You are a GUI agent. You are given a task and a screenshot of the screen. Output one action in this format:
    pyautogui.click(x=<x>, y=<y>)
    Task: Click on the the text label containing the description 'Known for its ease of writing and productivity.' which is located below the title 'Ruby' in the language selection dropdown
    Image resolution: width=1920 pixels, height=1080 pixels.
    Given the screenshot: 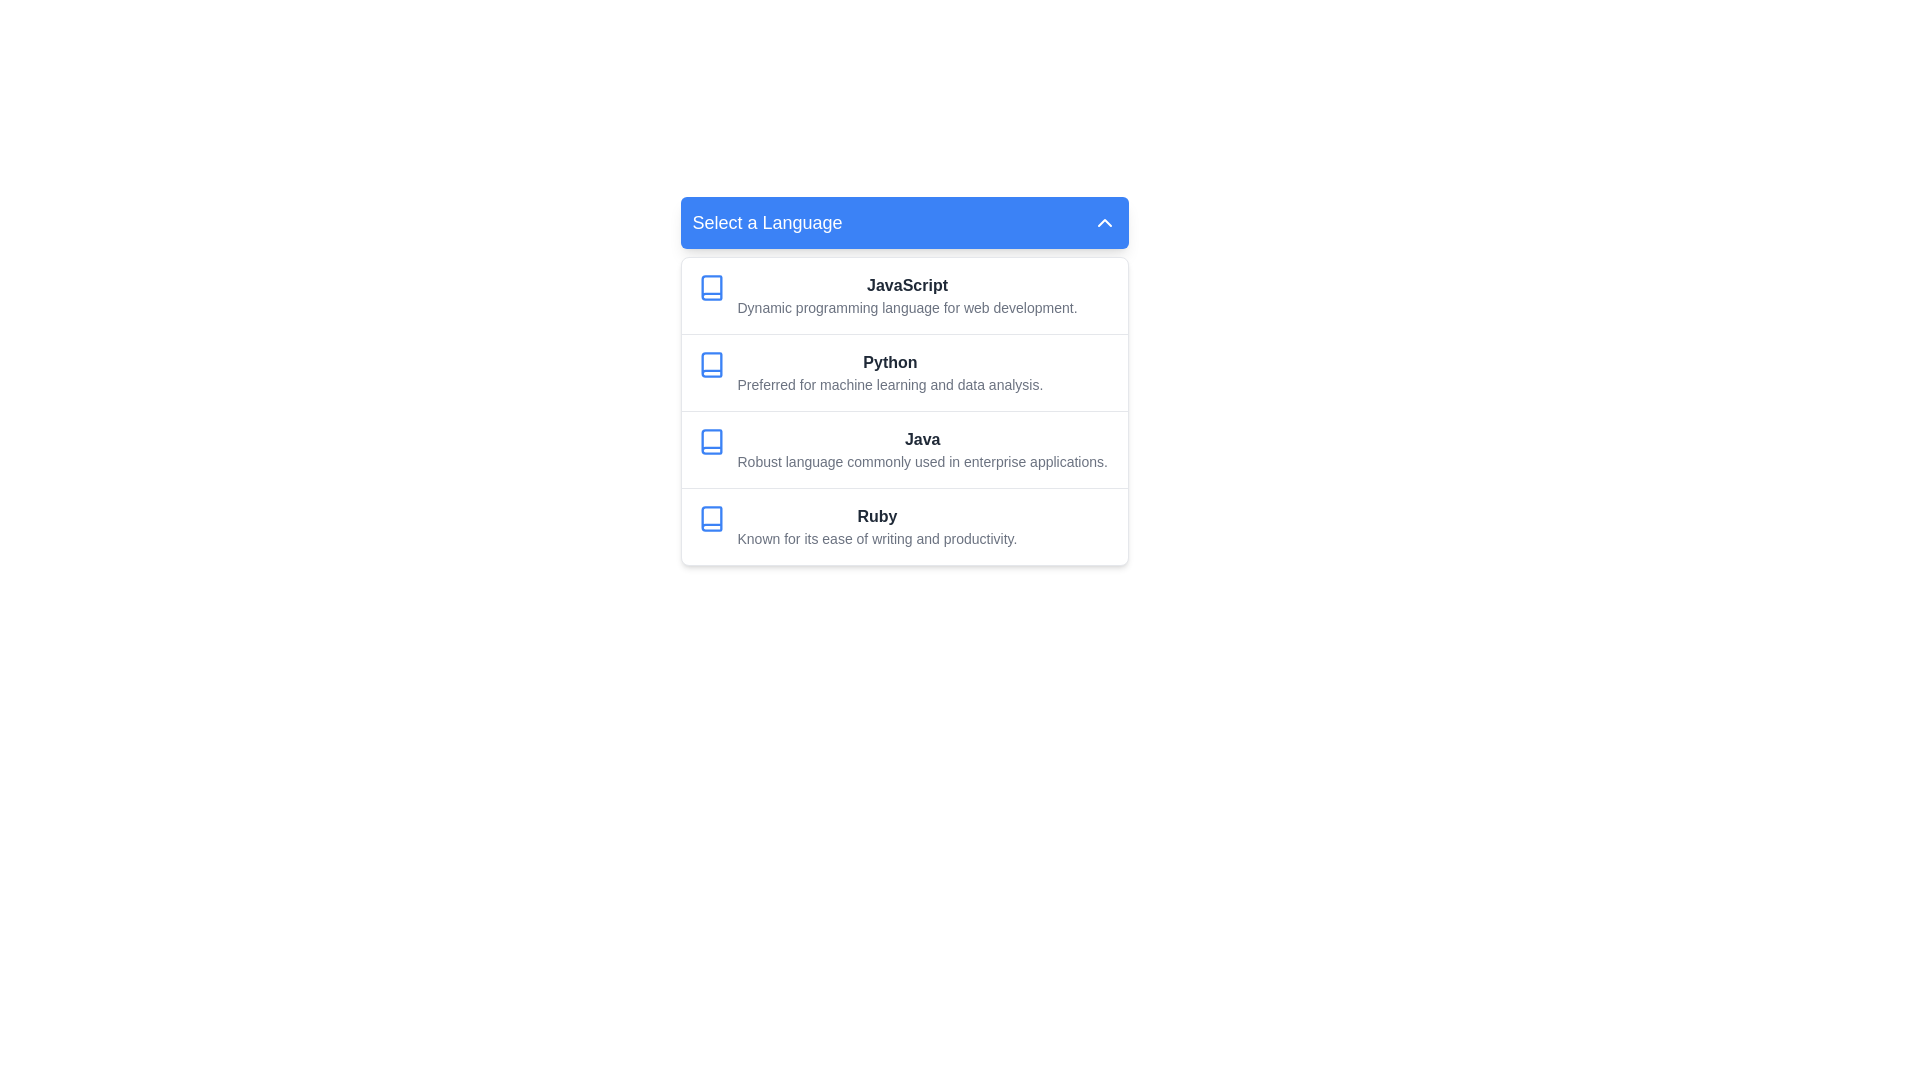 What is the action you would take?
    pyautogui.click(x=877, y=538)
    